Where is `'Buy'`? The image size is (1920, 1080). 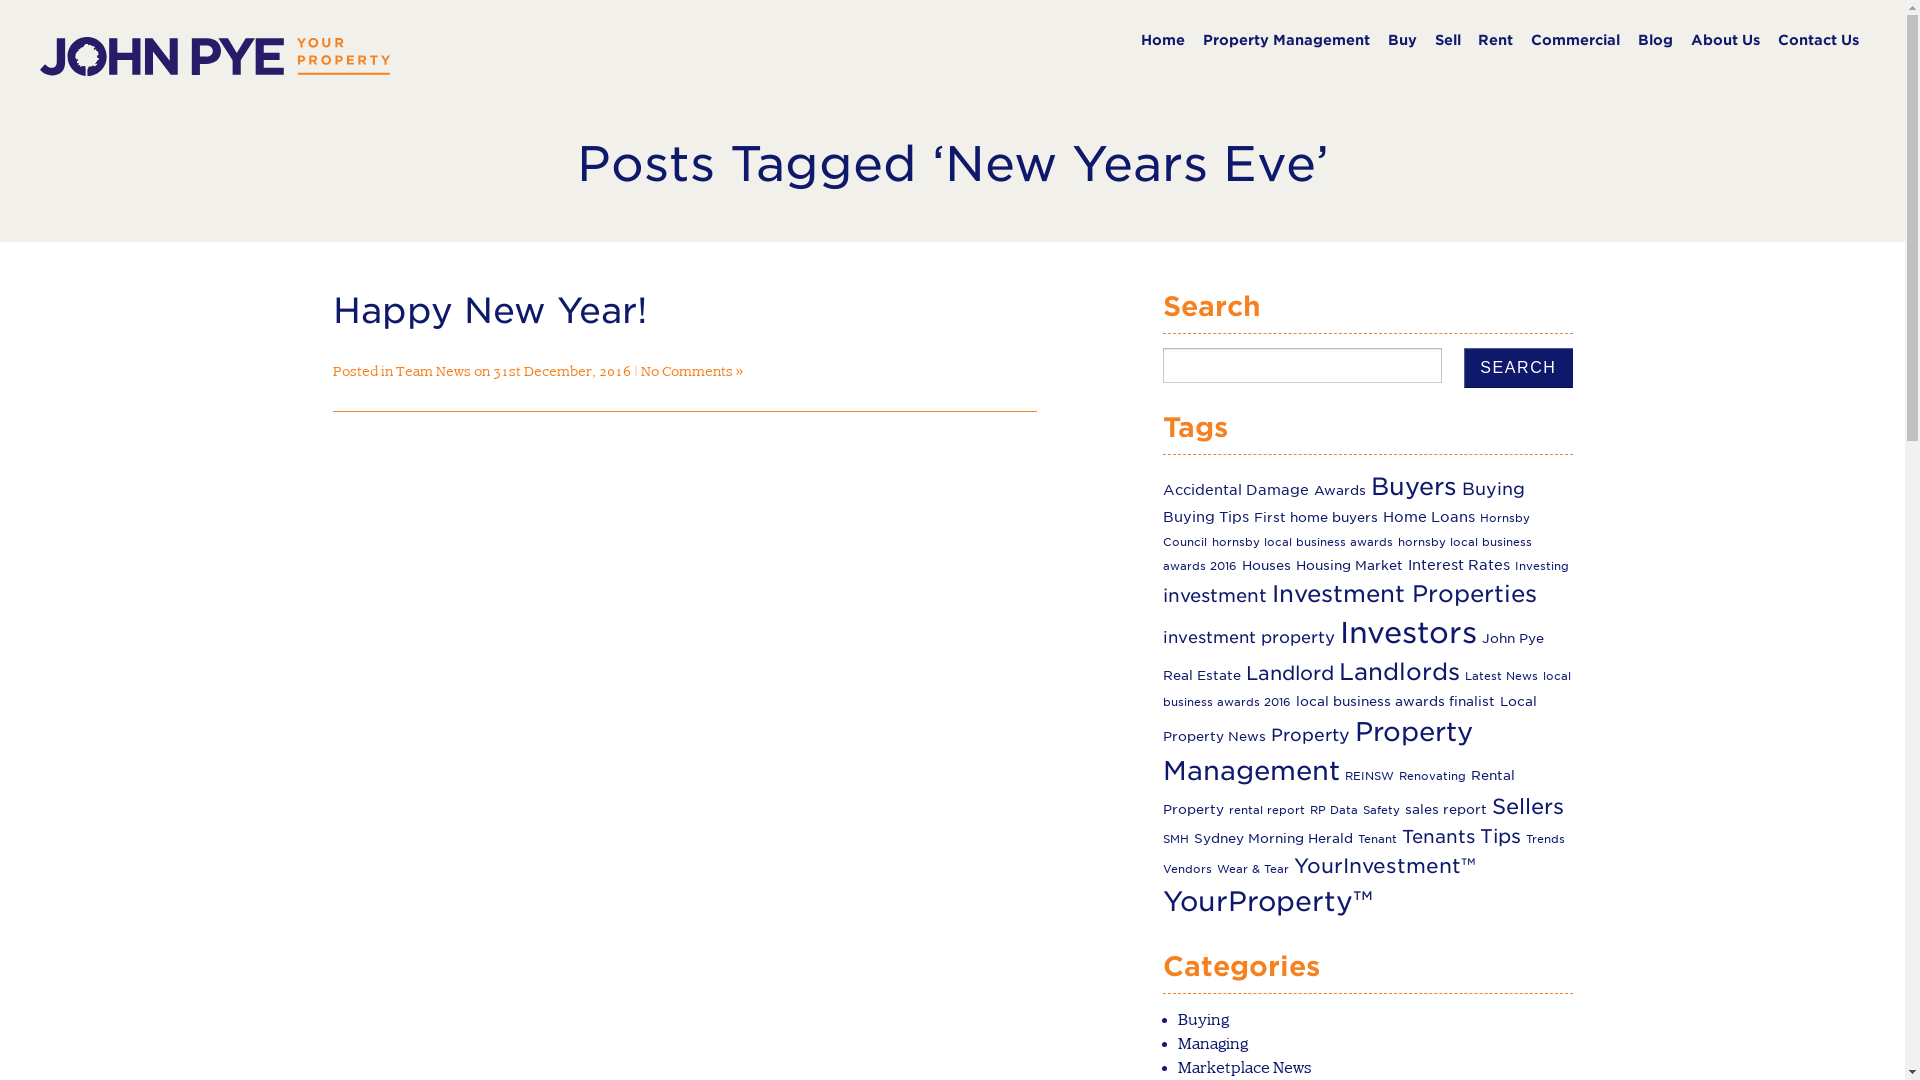
'Buy' is located at coordinates (1386, 39).